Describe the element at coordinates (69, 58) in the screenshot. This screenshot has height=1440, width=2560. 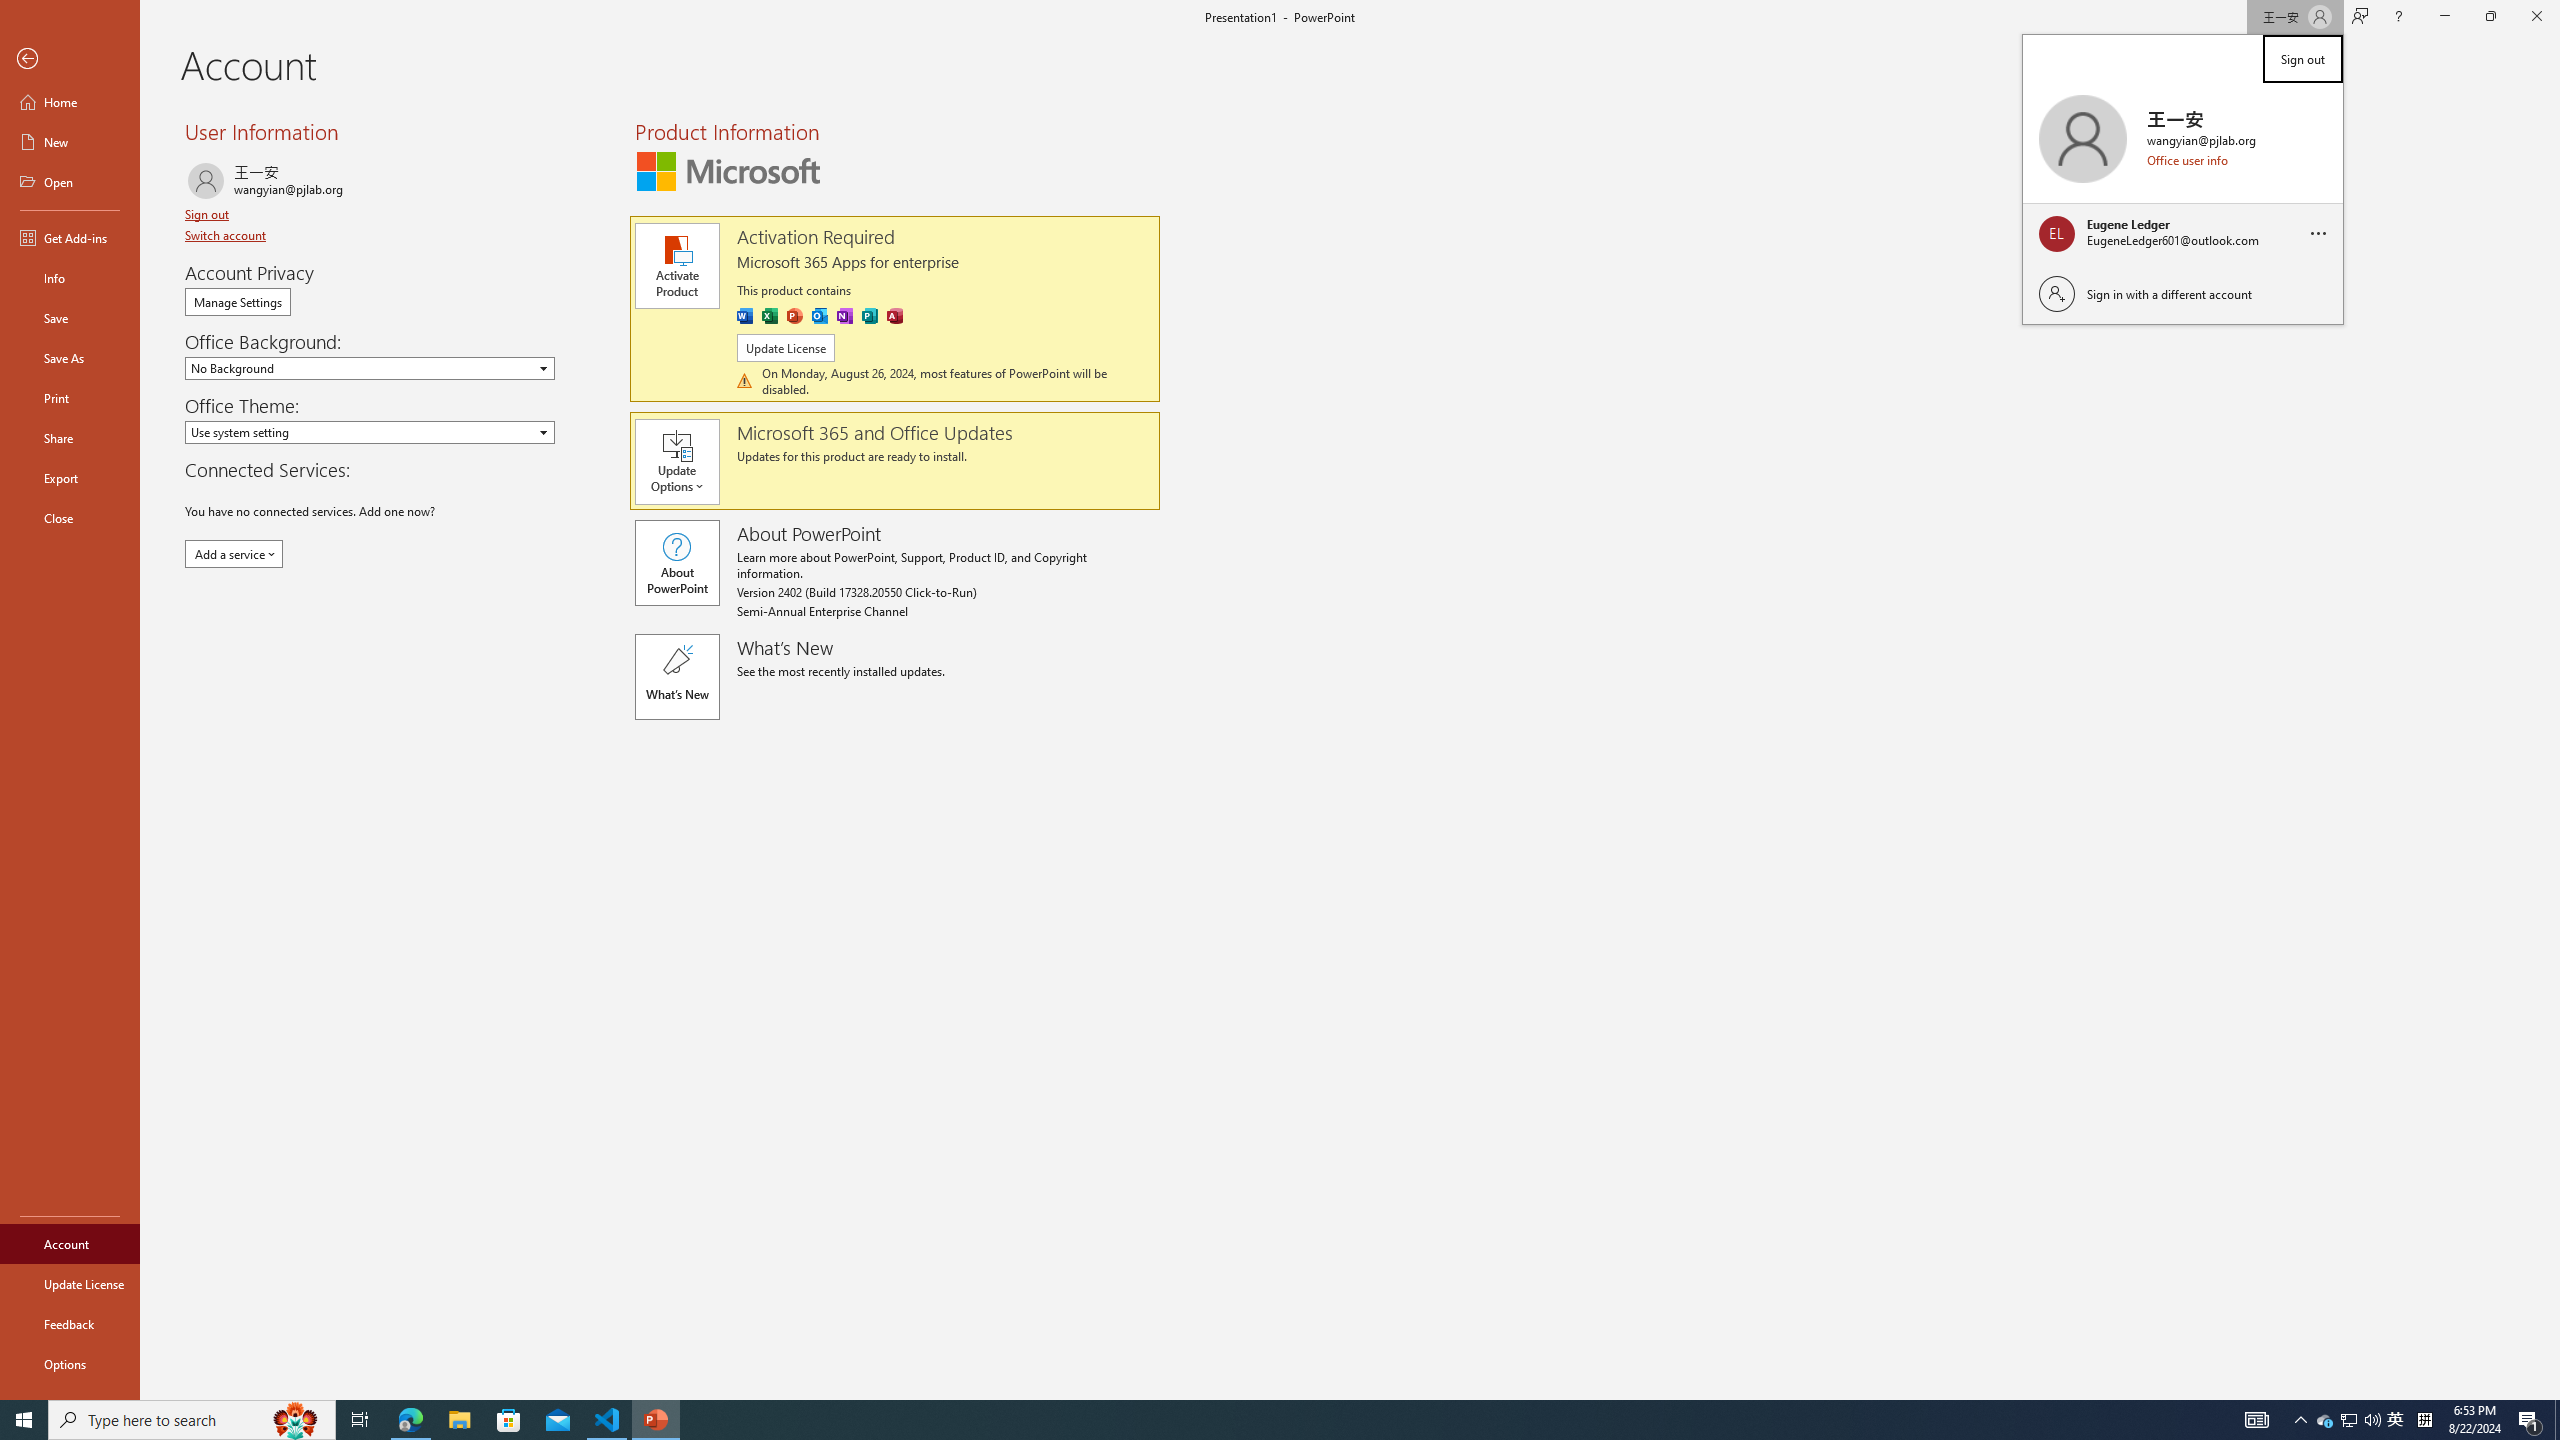
I see `'Back'` at that location.